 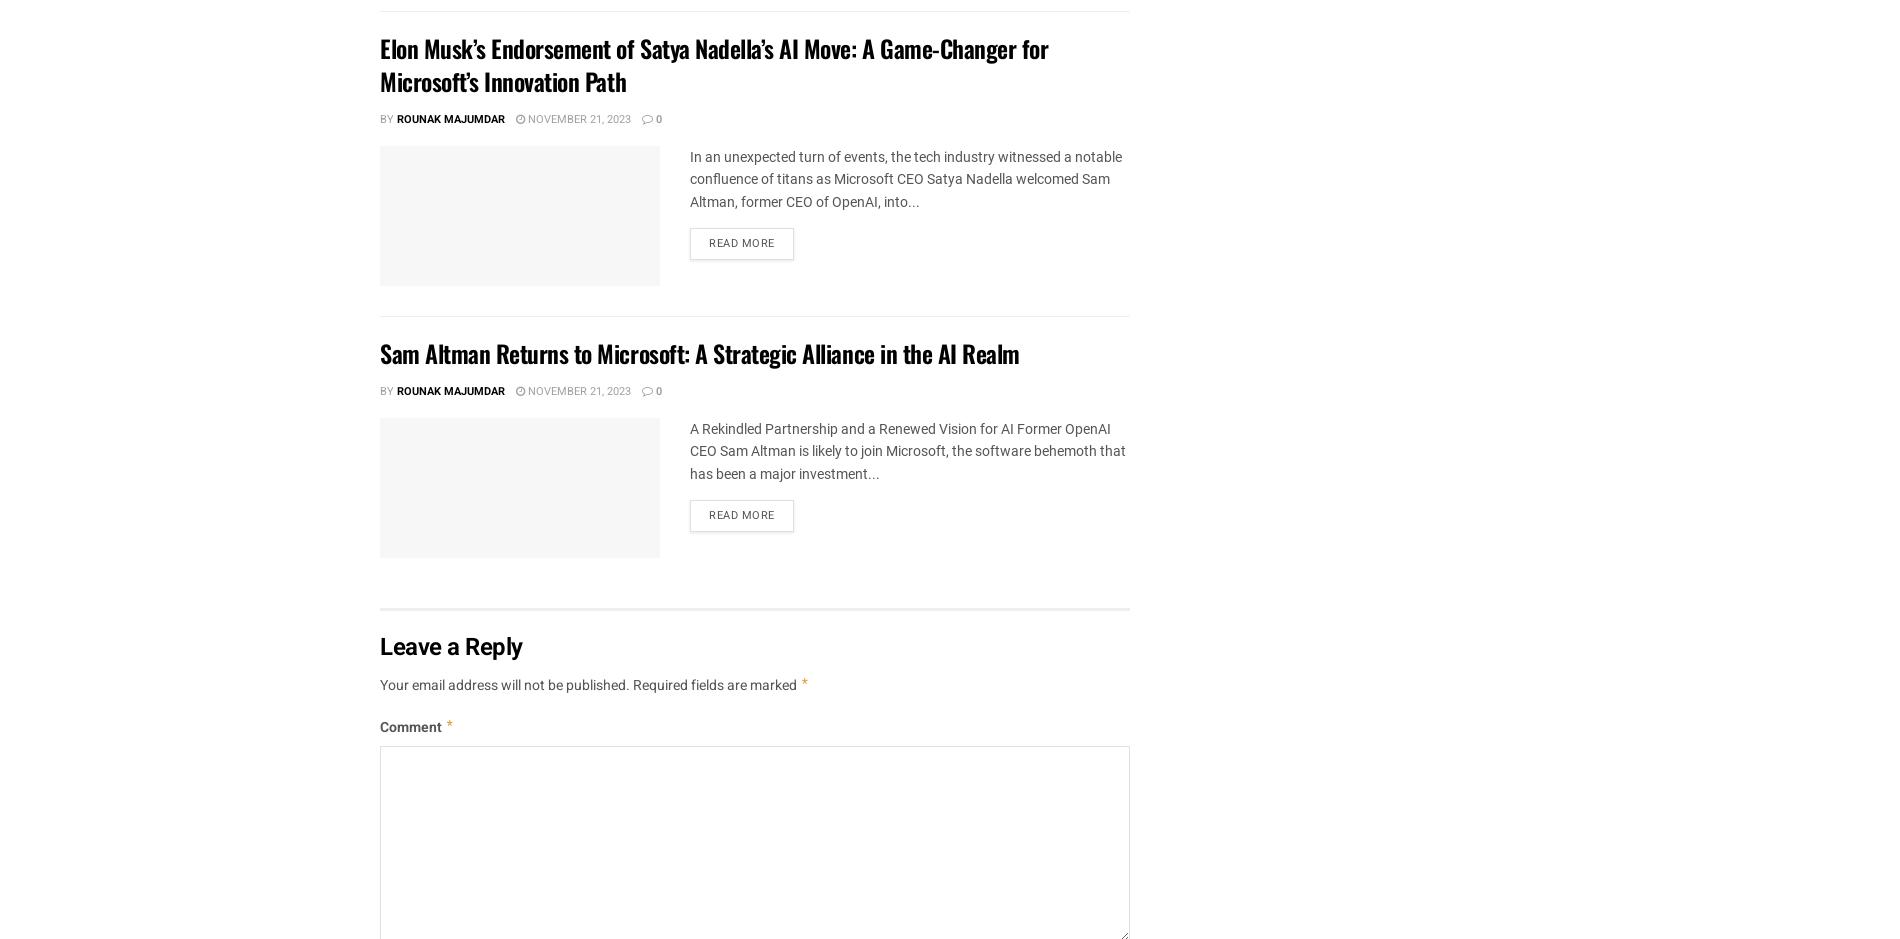 I want to click on 'Sam Altman Returns to Microsoft: A Strategic Alliance in the AI Realm', so click(x=379, y=351).